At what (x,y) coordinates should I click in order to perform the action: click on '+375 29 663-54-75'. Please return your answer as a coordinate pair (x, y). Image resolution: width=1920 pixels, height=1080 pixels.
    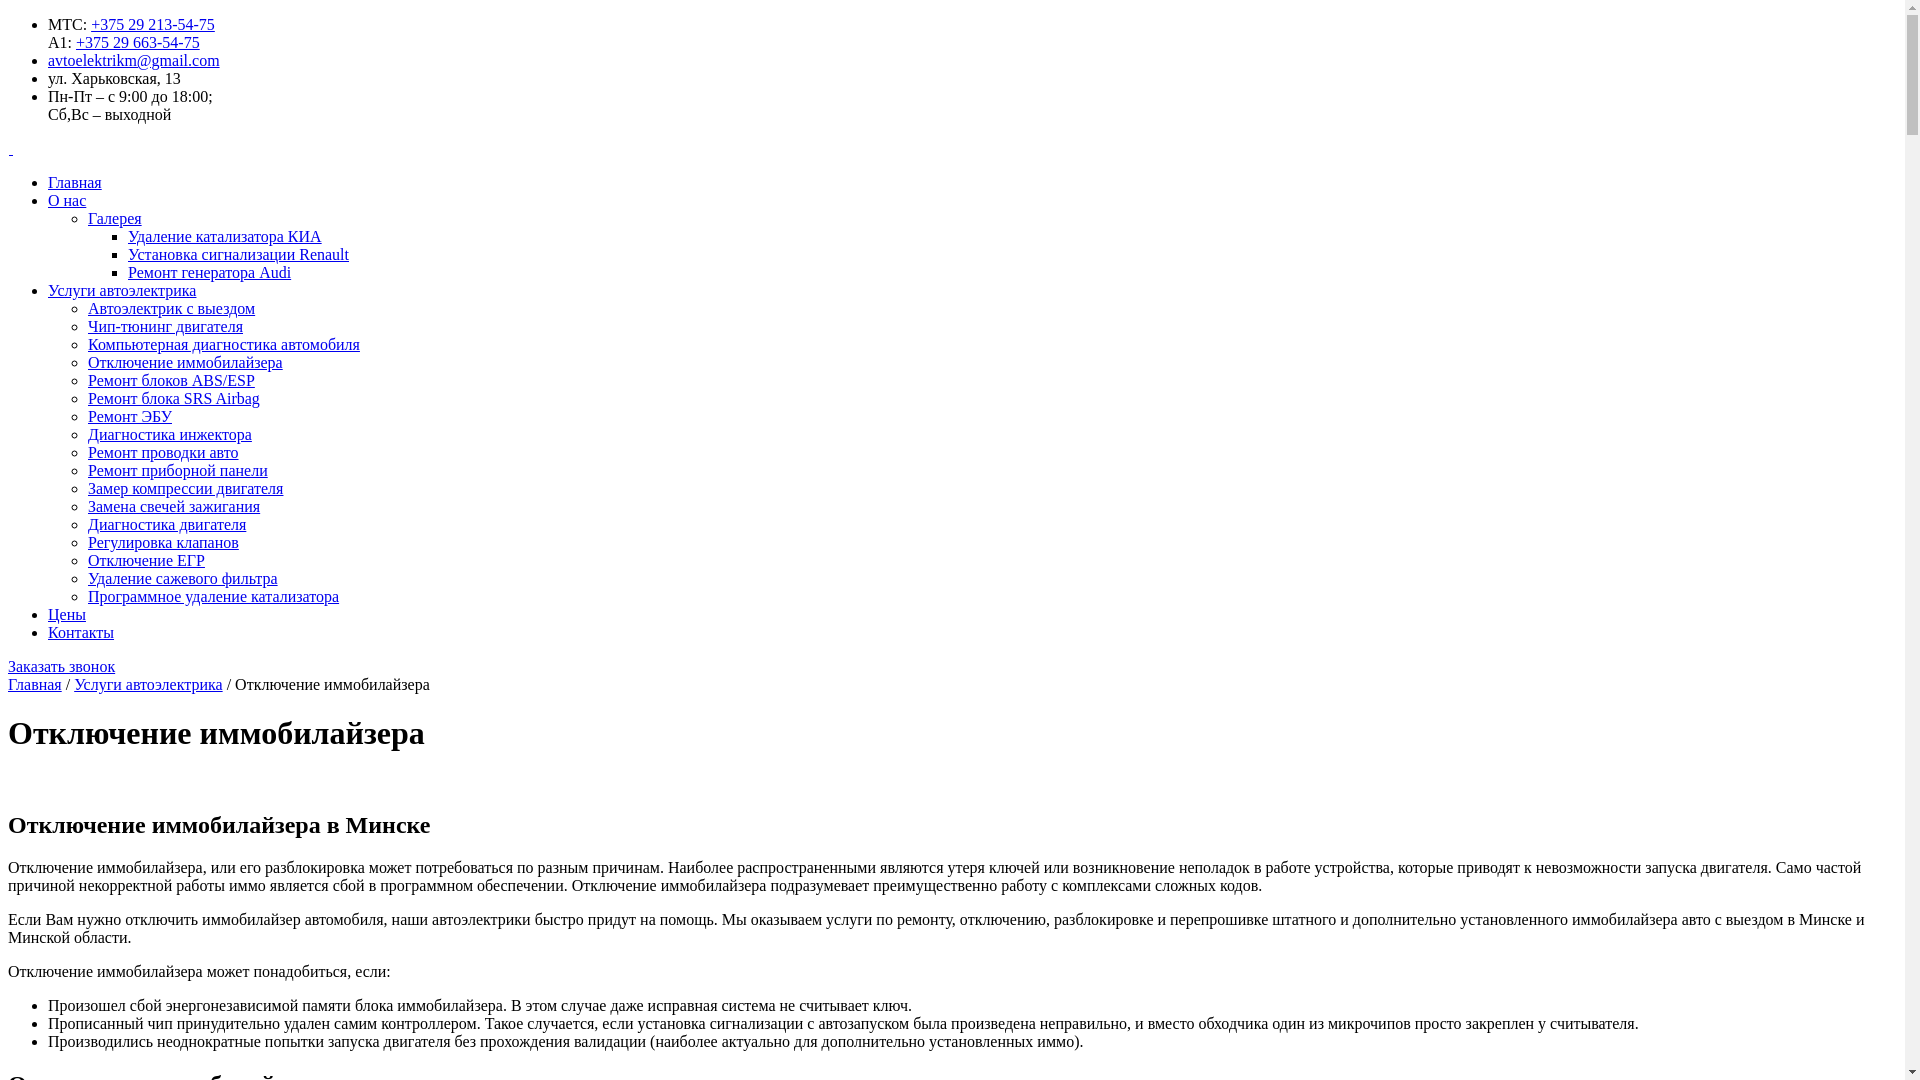
    Looking at the image, I should click on (137, 42).